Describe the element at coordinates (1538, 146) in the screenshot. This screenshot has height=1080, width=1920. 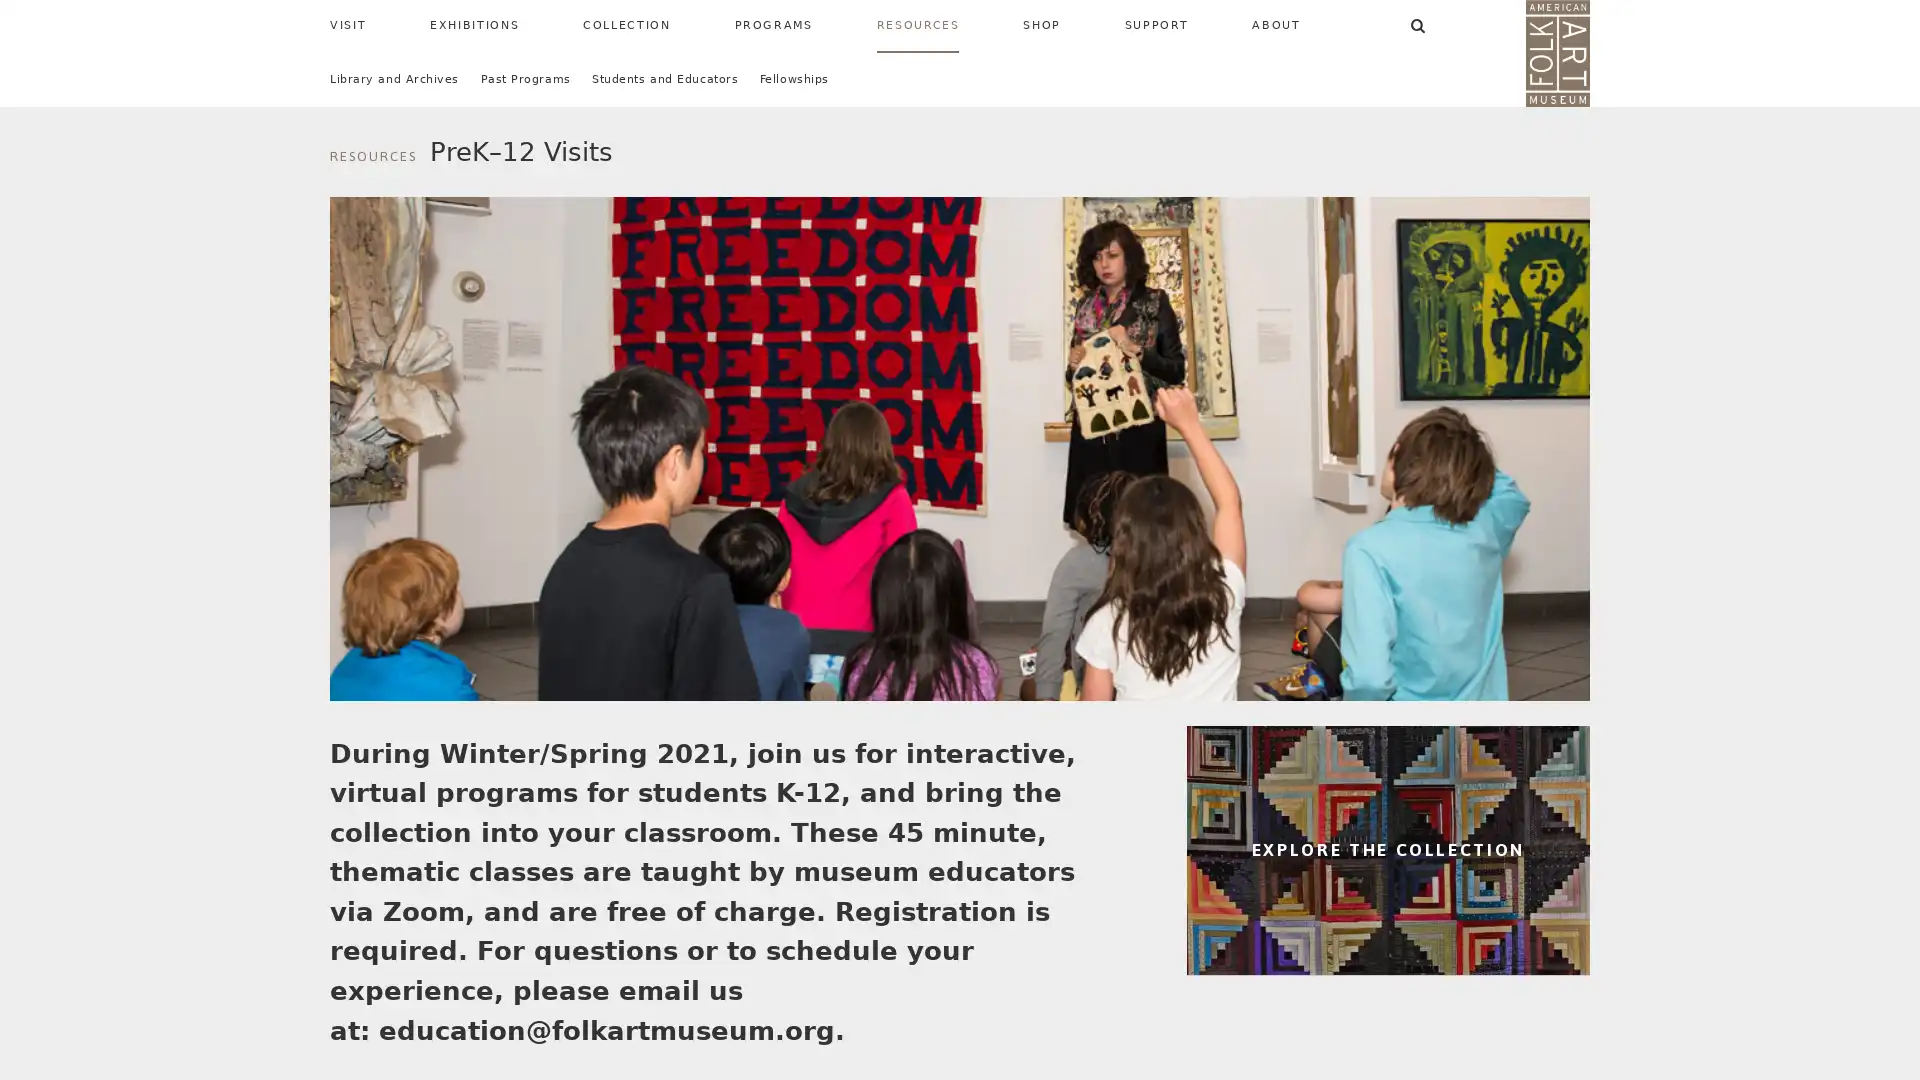
I see `SEARCH` at that location.